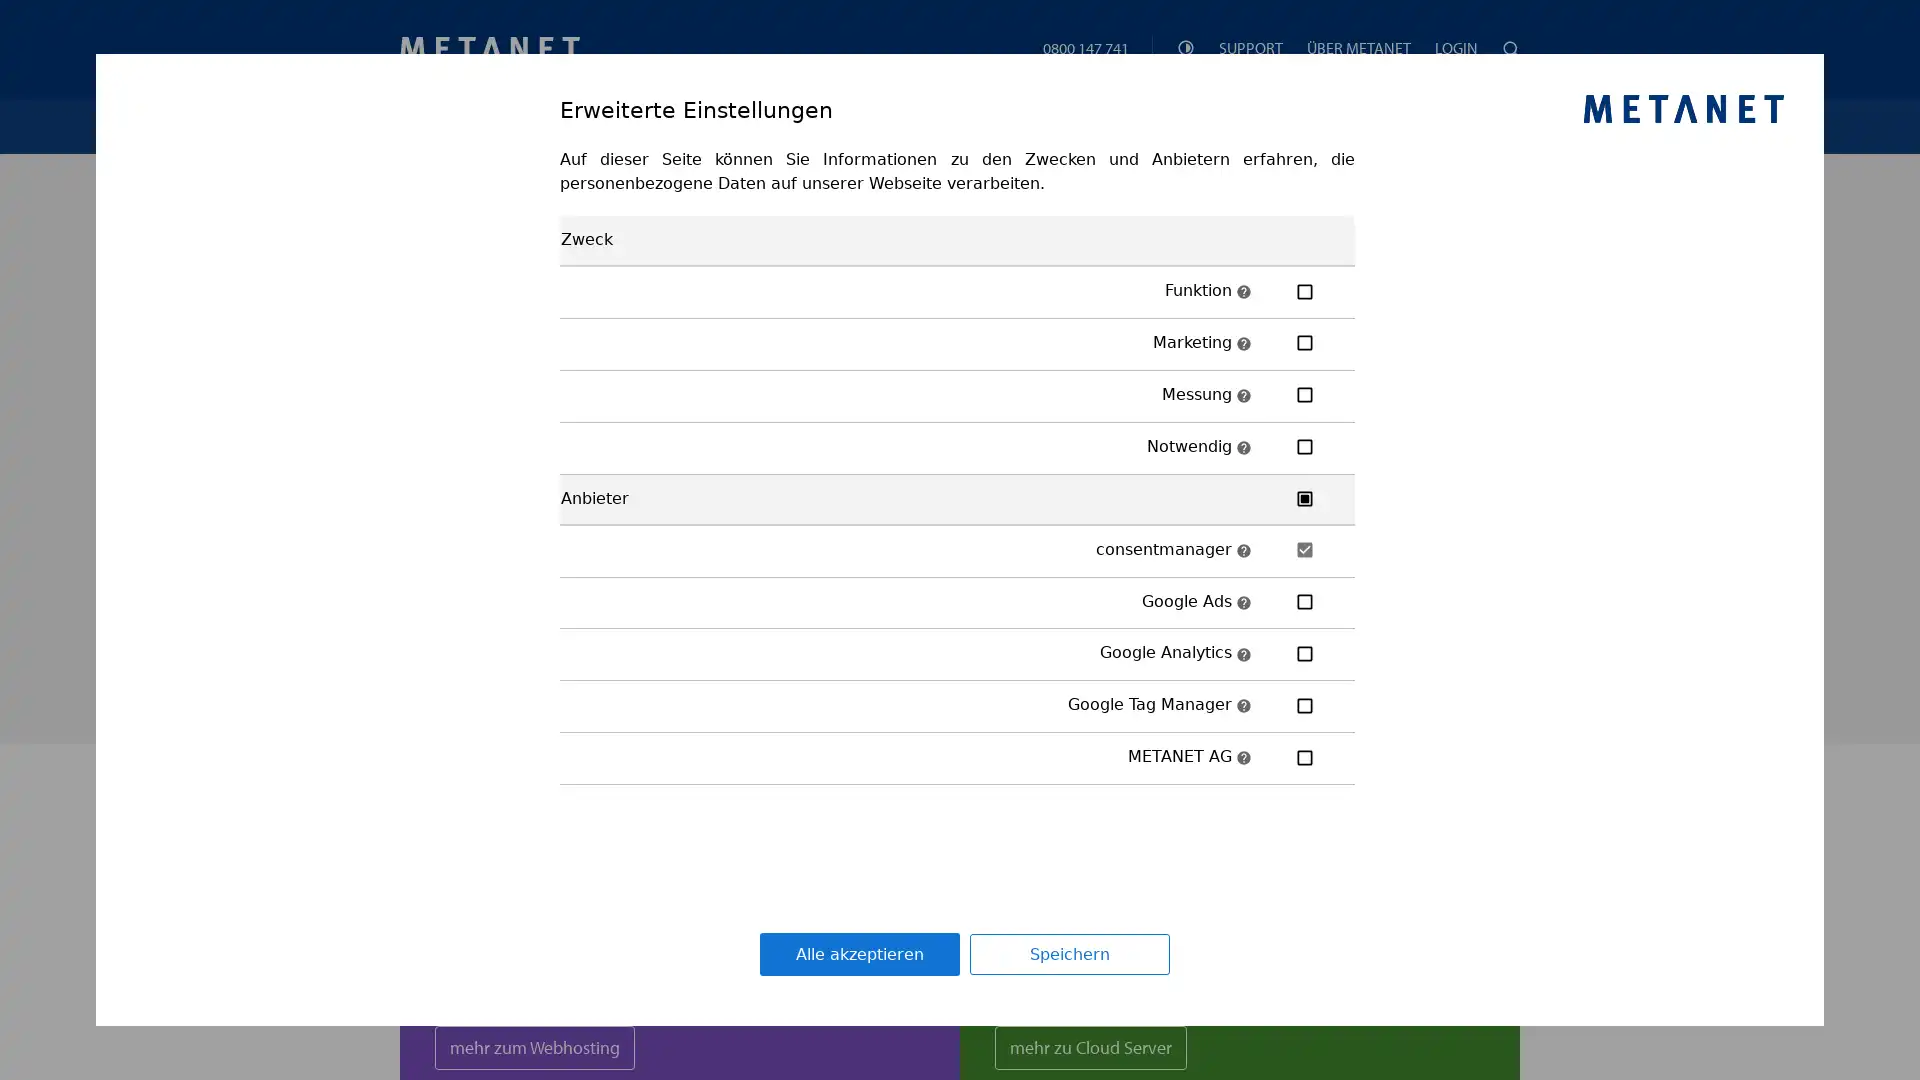 The width and height of the screenshot is (1920, 1080). Describe the element at coordinates (1242, 652) in the screenshot. I see `Beschreibung: Google Analytics` at that location.